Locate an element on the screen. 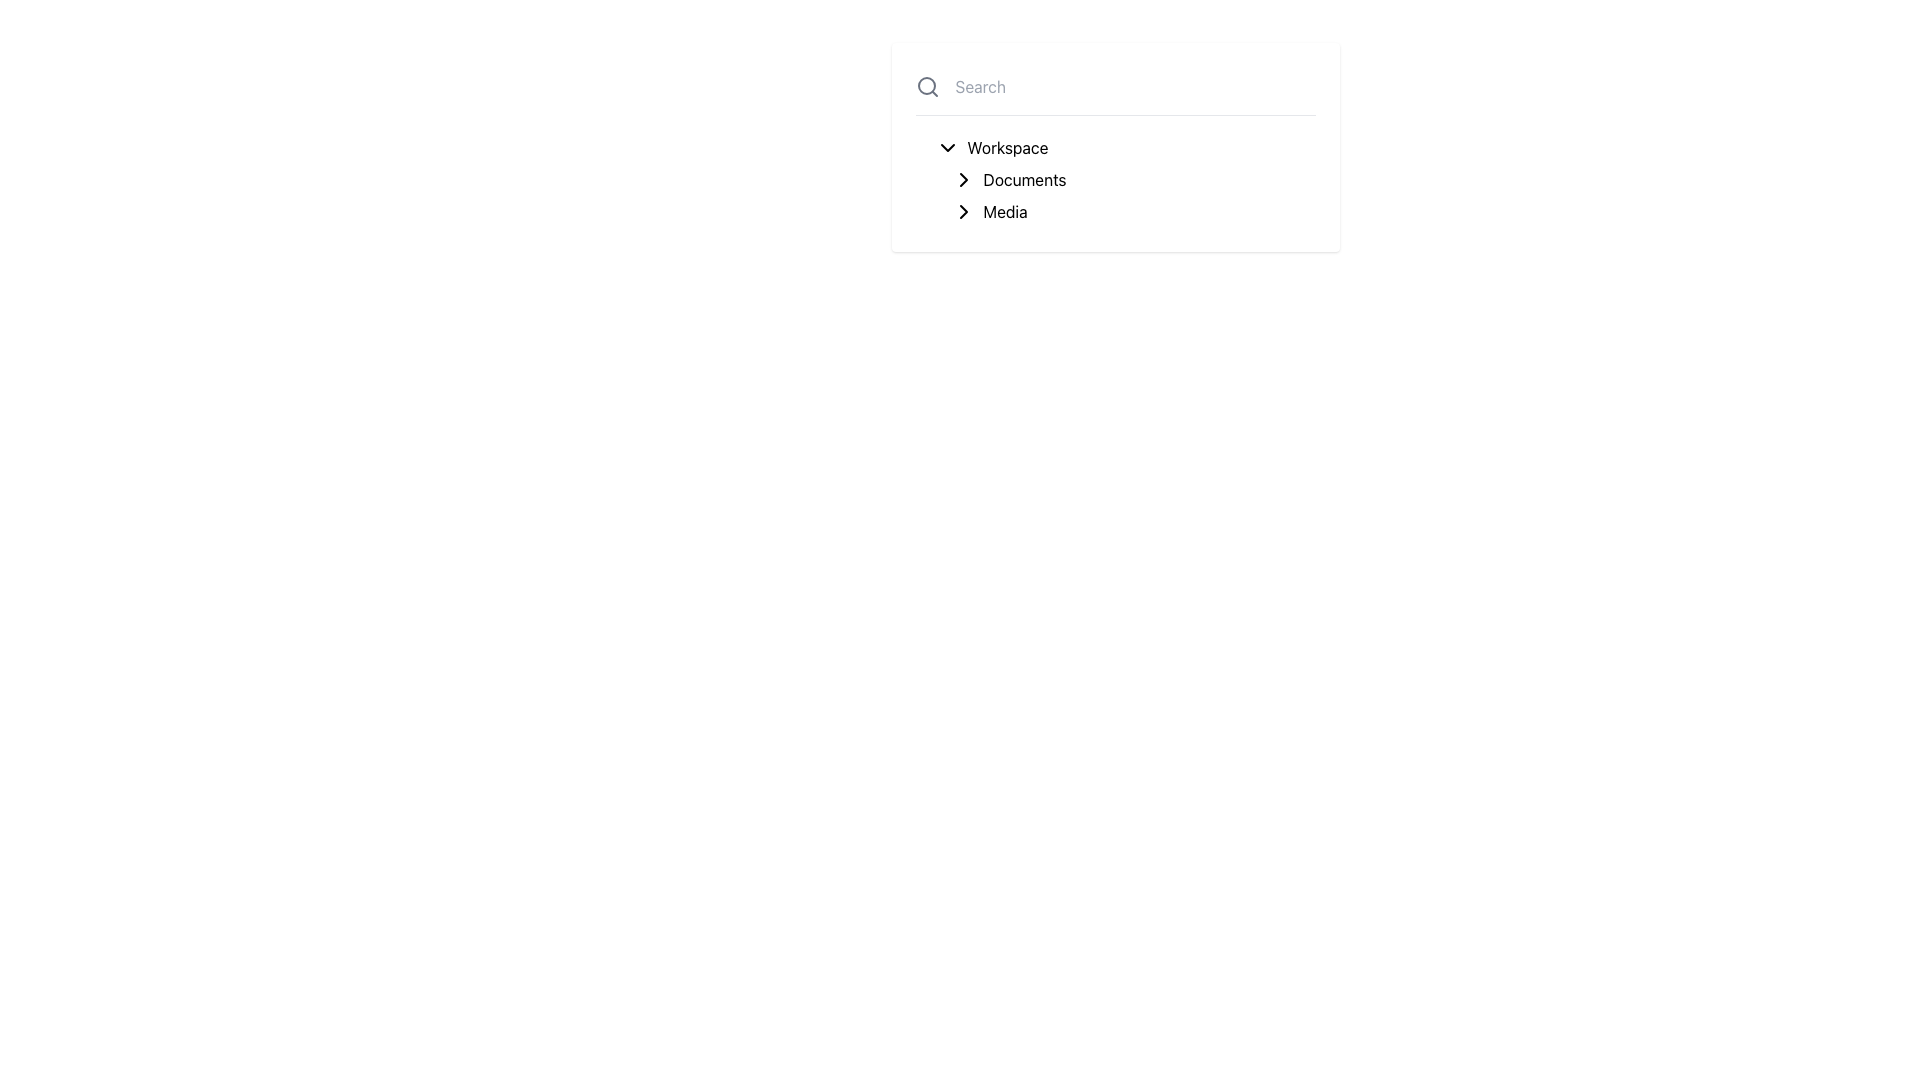 The width and height of the screenshot is (1920, 1080). the 'Workspace' label, which is the first item in a vertical list of labels styled in bold and blue font when selected is located at coordinates (1008, 146).